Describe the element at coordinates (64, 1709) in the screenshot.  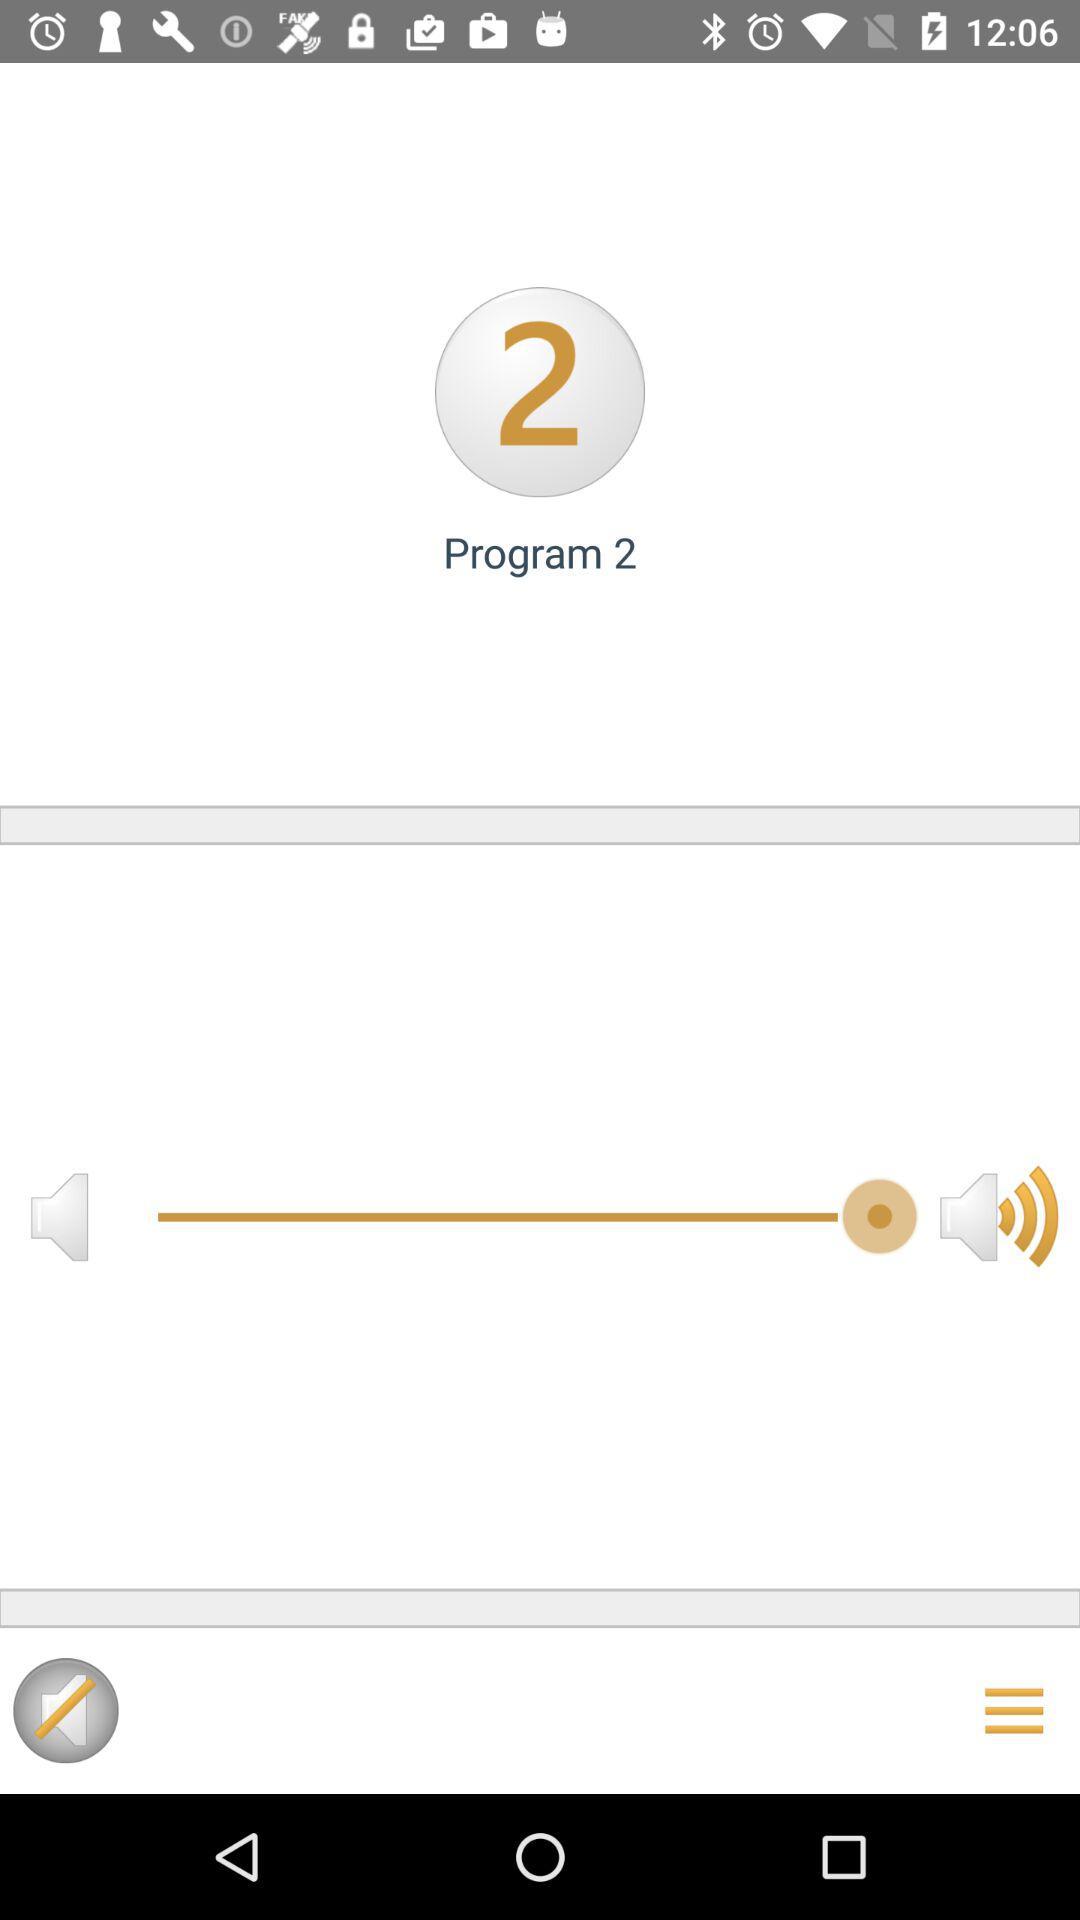
I see `sound on` at that location.